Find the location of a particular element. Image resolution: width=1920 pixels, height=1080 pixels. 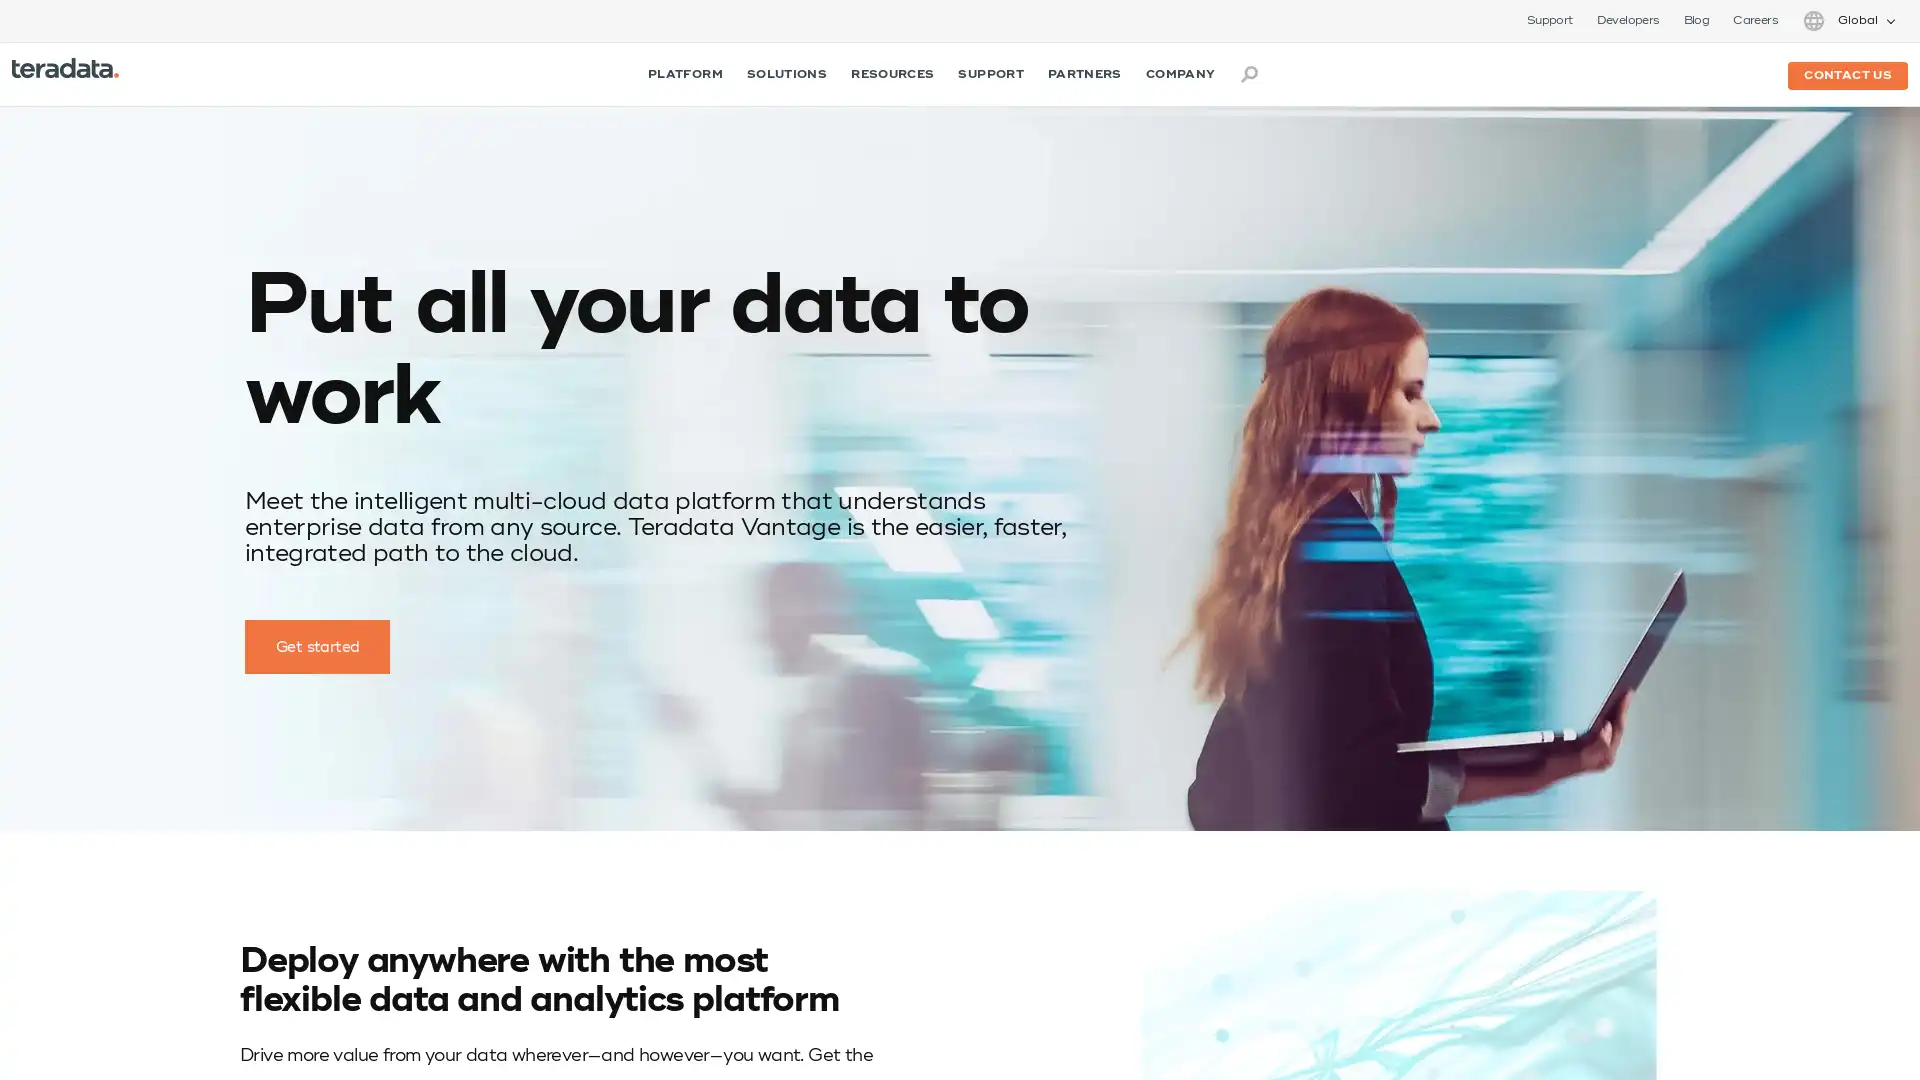

Global is located at coordinates (1847, 20).